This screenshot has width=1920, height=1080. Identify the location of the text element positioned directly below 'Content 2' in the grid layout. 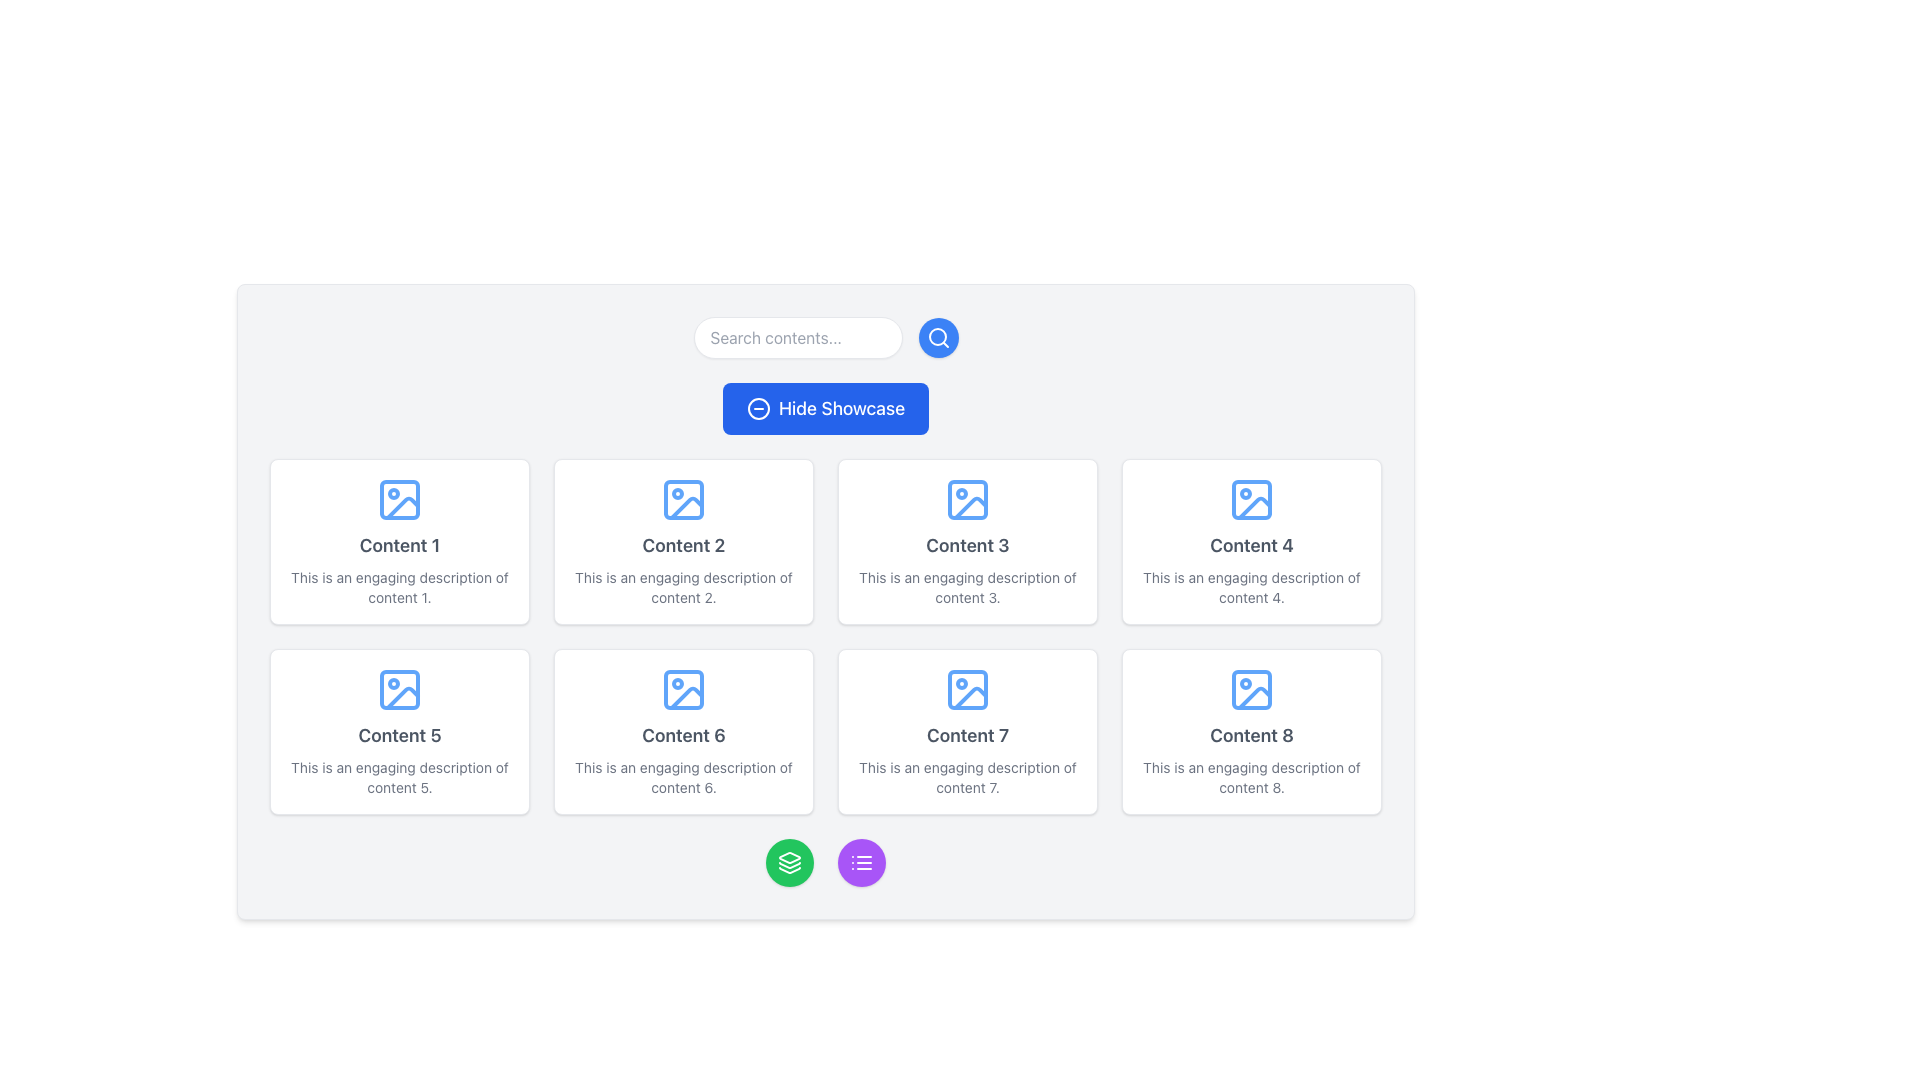
(684, 586).